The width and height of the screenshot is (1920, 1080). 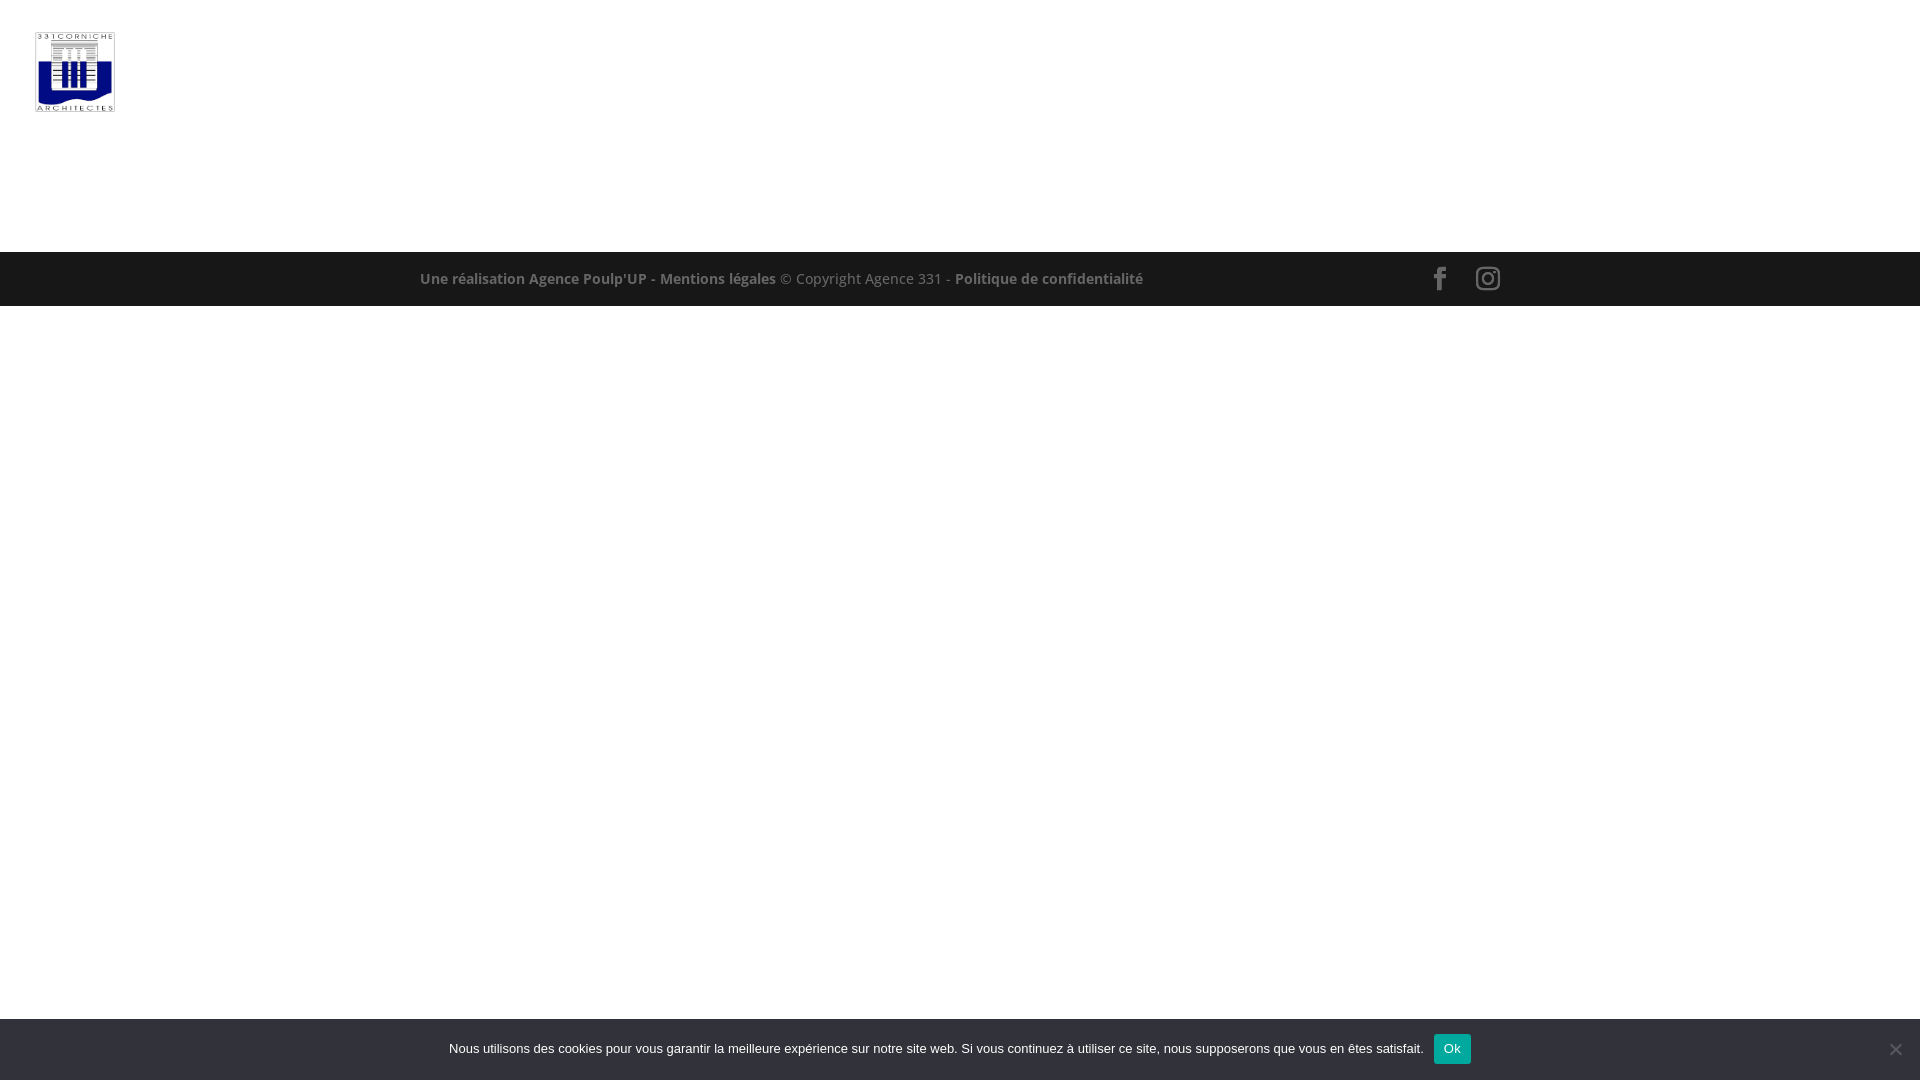 What do you see at coordinates (1452, 1048) in the screenshot?
I see `'Ok'` at bounding box center [1452, 1048].